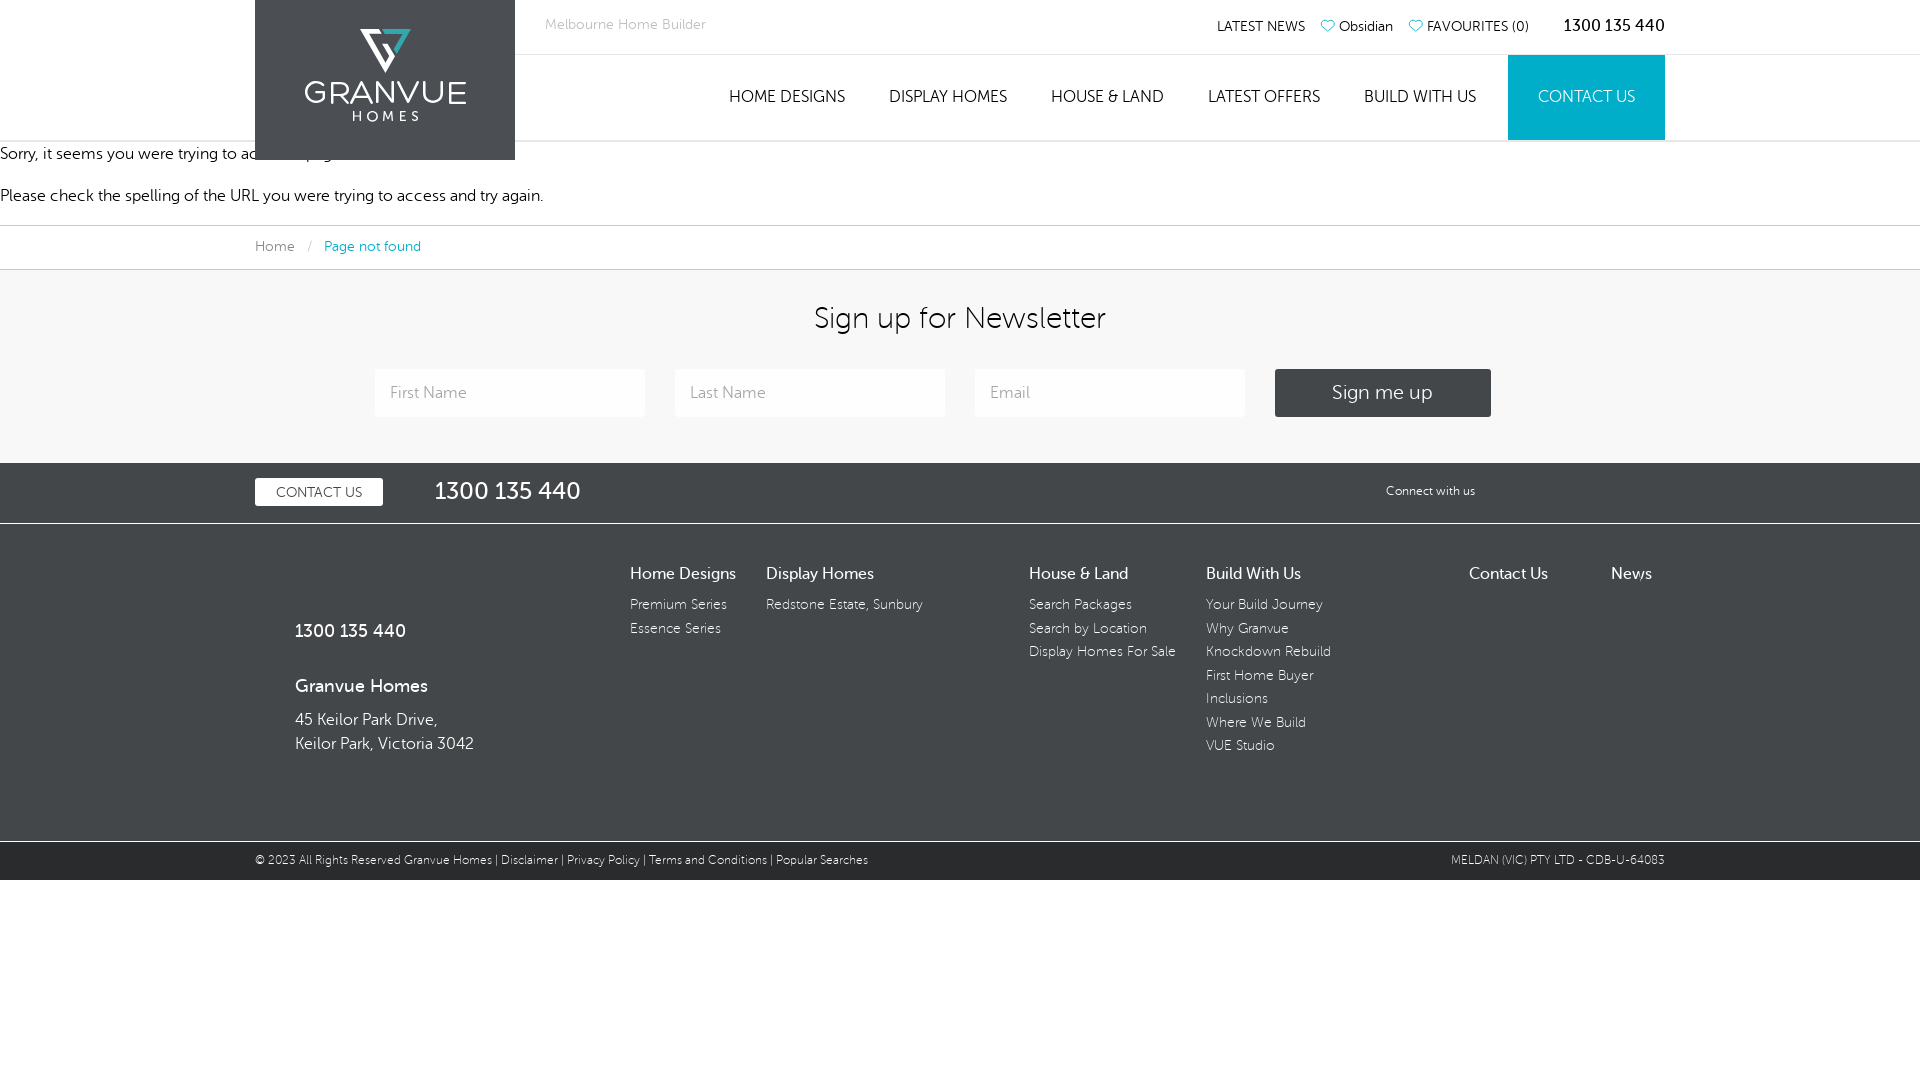 Image resolution: width=1920 pixels, height=1080 pixels. Describe the element at coordinates (867, 97) in the screenshot. I see `'DISPLAY HOMES'` at that location.